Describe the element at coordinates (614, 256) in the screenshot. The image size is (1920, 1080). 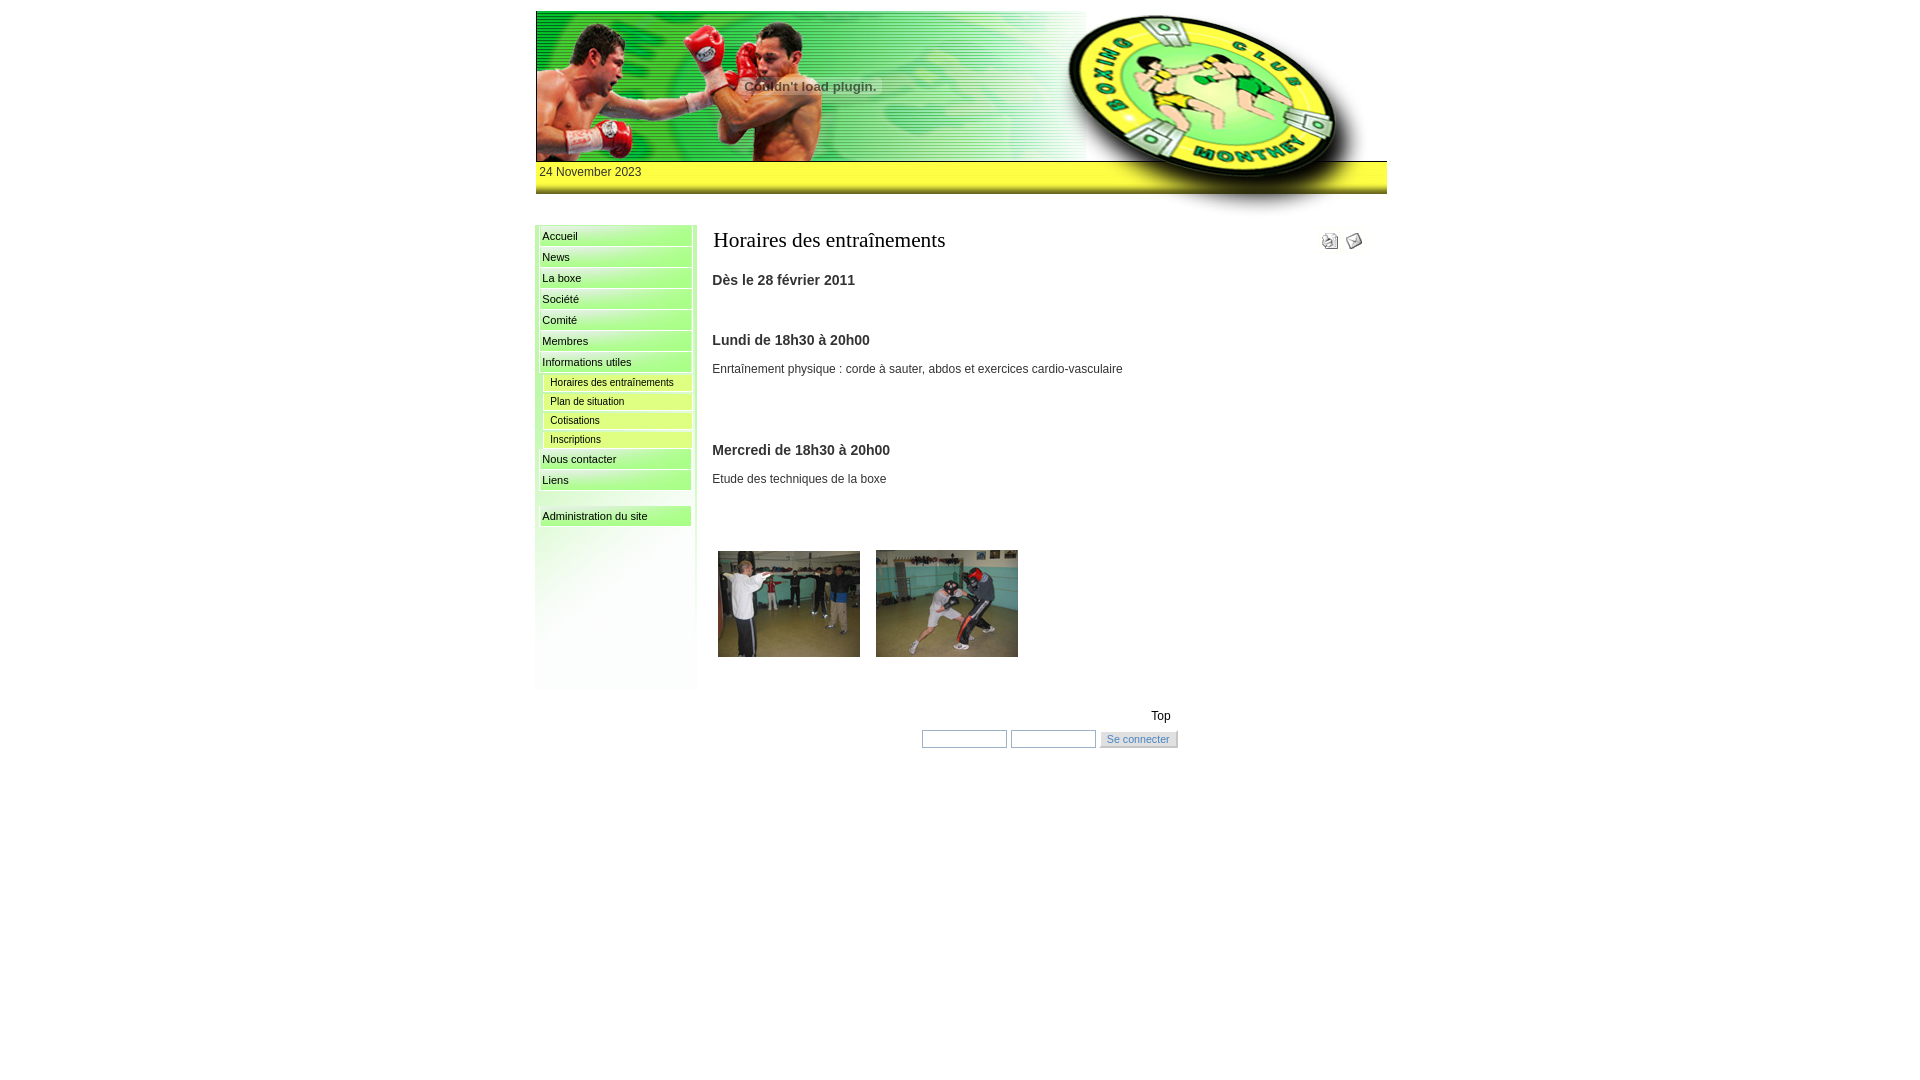
I see `'News'` at that location.